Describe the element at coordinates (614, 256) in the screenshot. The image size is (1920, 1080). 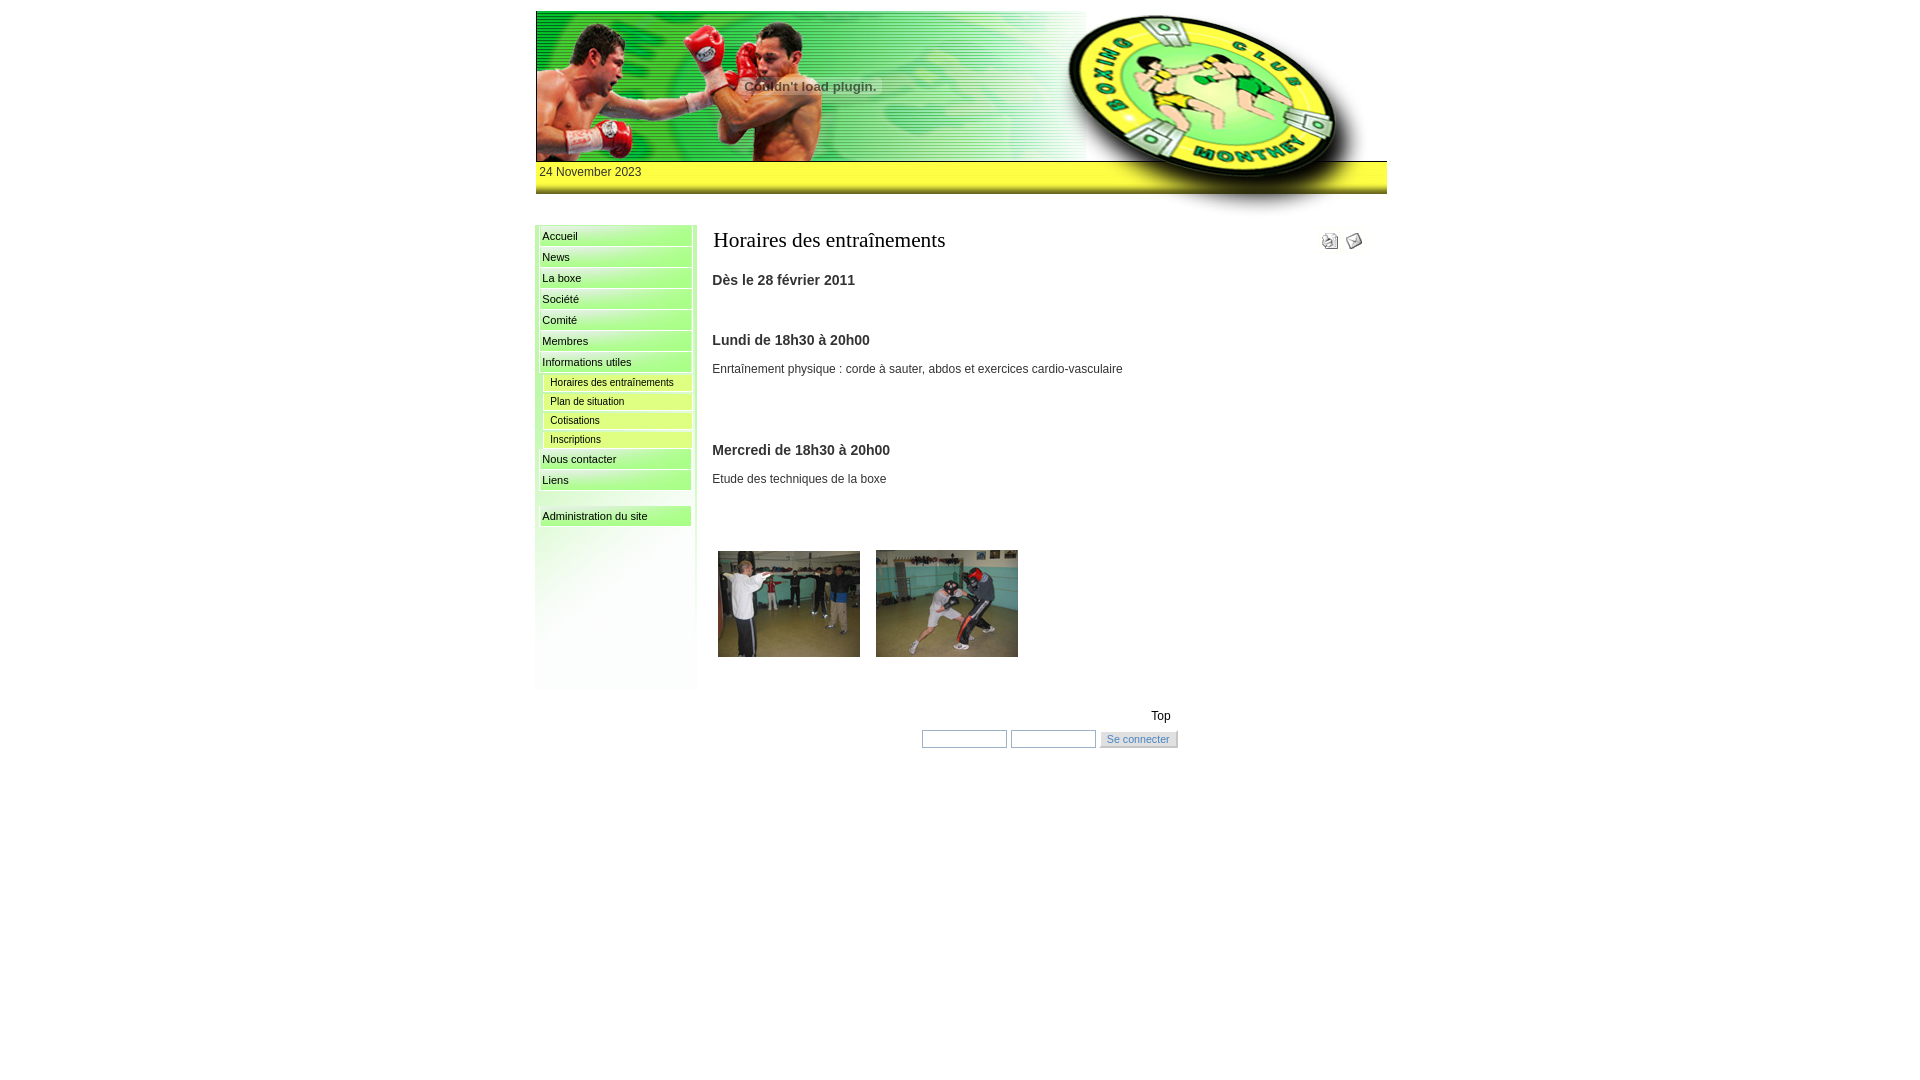
I see `'News'` at that location.